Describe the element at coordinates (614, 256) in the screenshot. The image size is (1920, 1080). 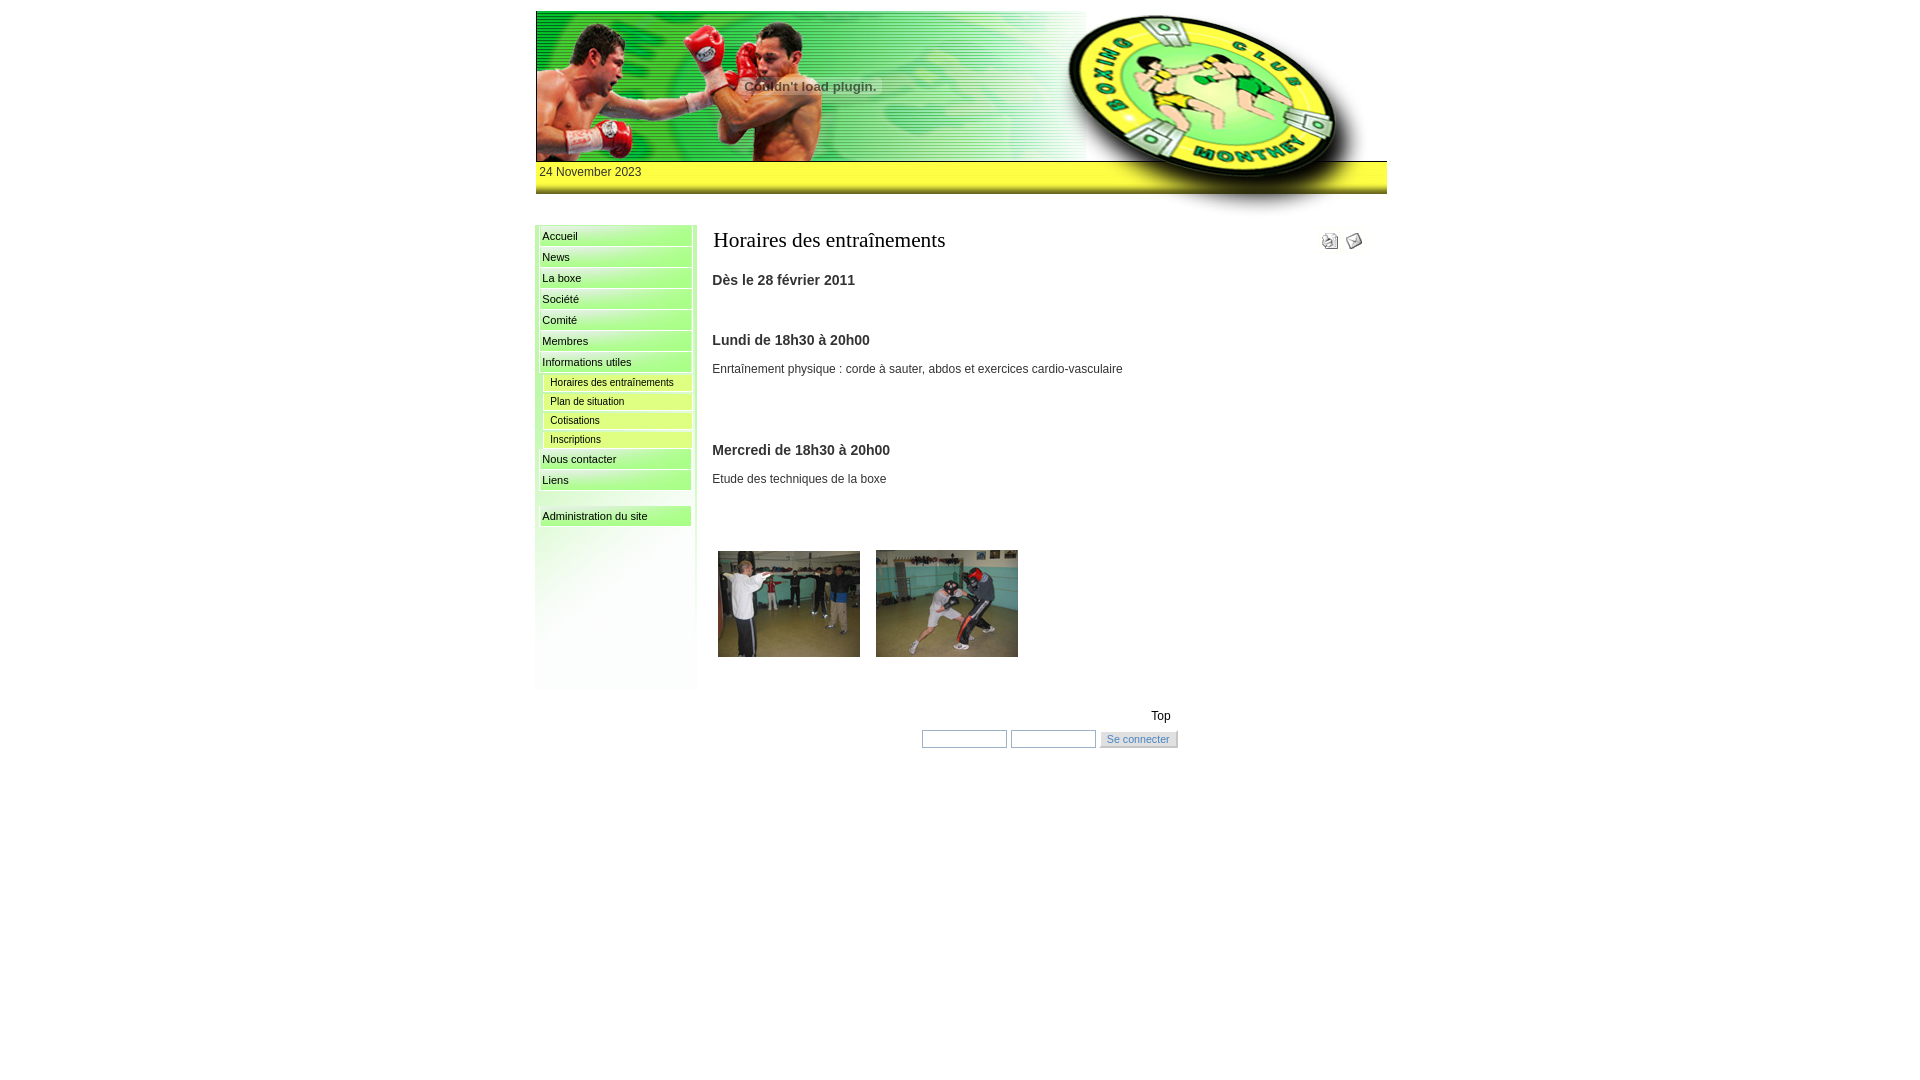
I see `'News'` at that location.